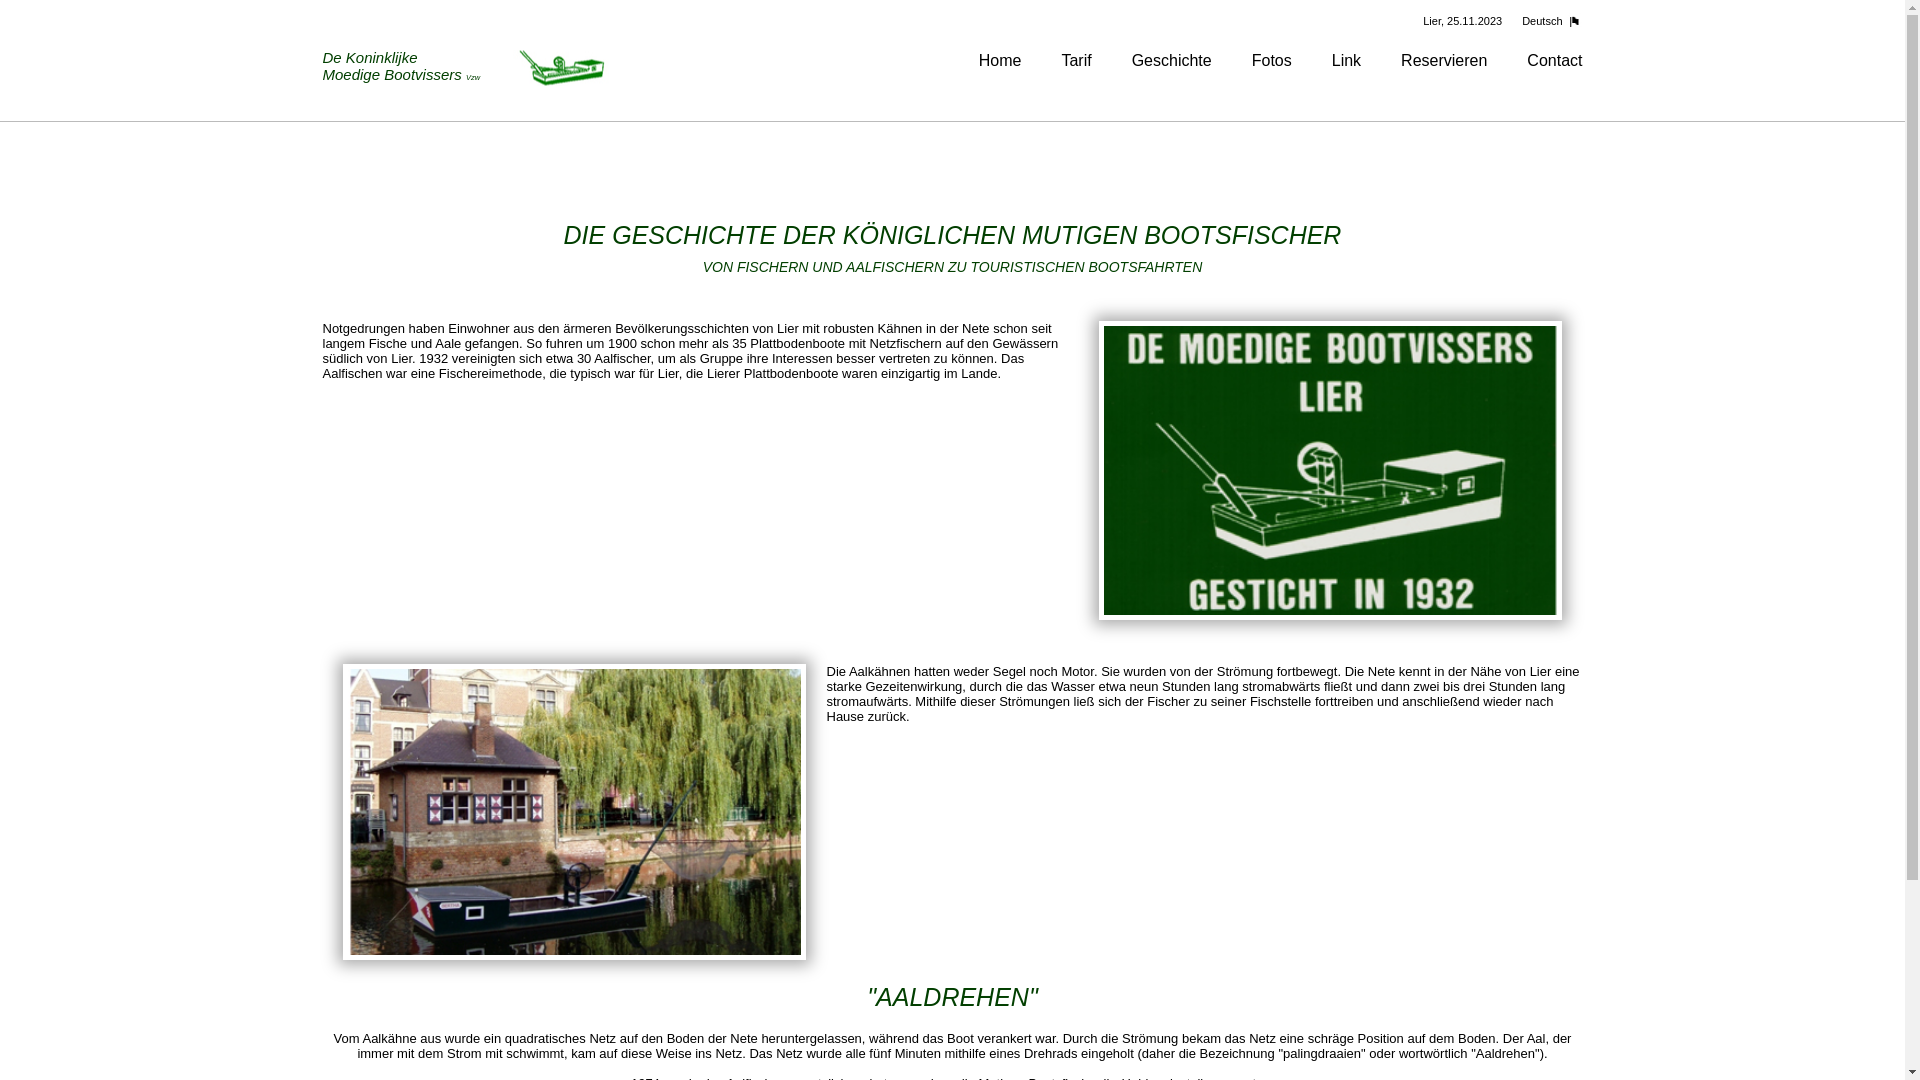 This screenshot has width=1920, height=1080. Describe the element at coordinates (465, 67) in the screenshot. I see `'De Koninklijke` at that location.